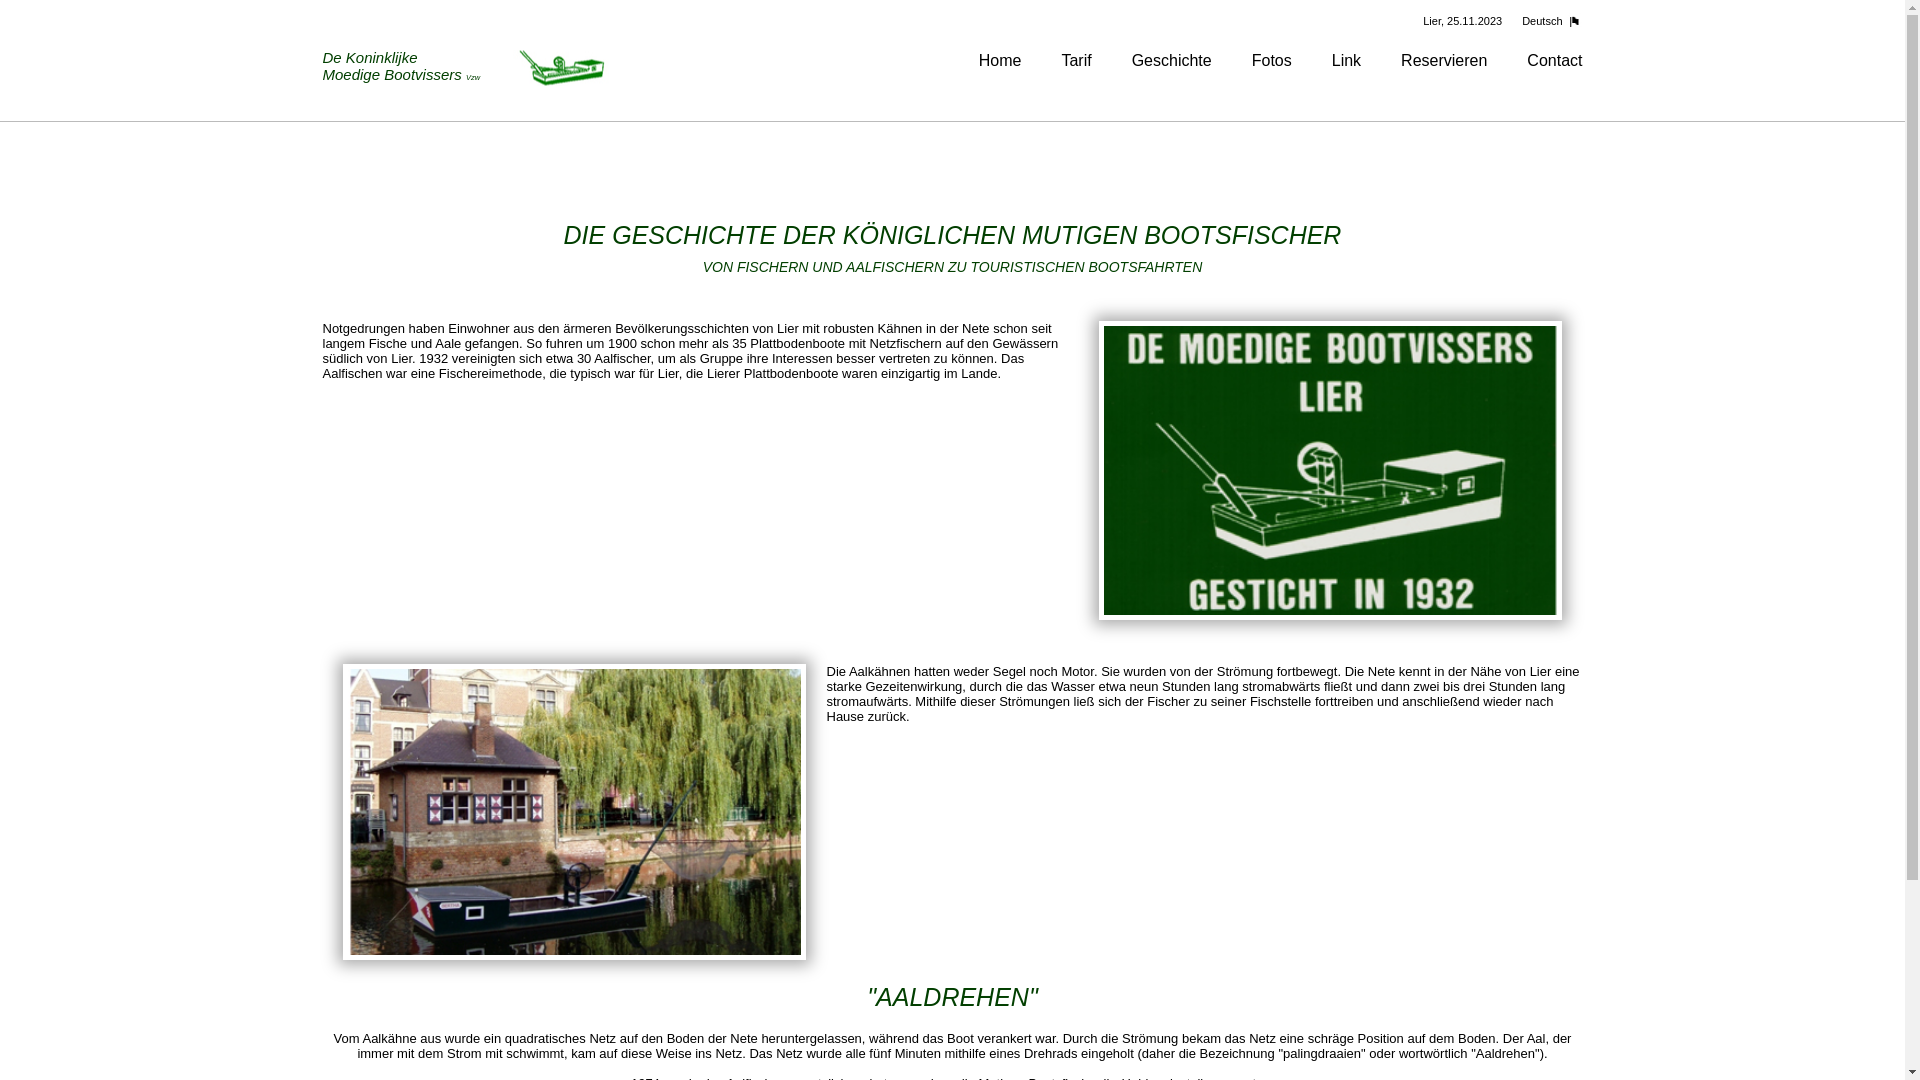 This screenshot has width=1920, height=1080. Describe the element at coordinates (465, 67) in the screenshot. I see `'De Koninklijke` at that location.